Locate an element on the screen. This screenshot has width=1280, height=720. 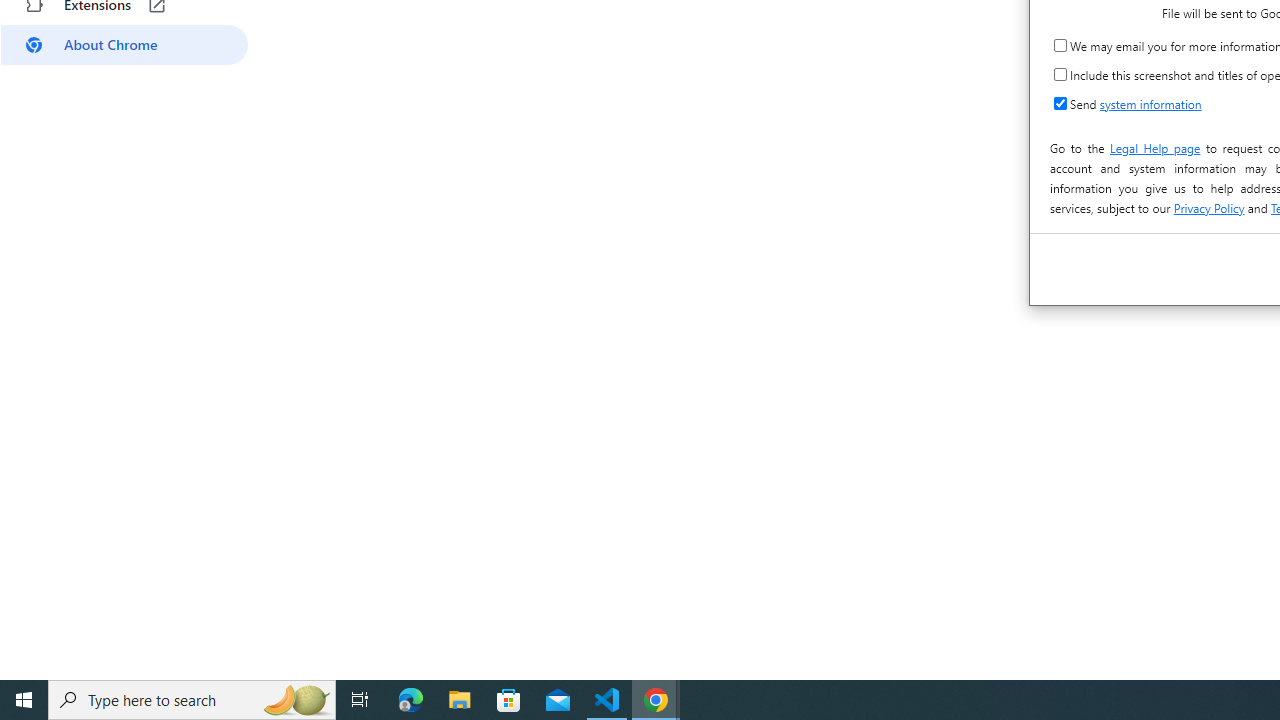
'Type here to search' is located at coordinates (192, 698).